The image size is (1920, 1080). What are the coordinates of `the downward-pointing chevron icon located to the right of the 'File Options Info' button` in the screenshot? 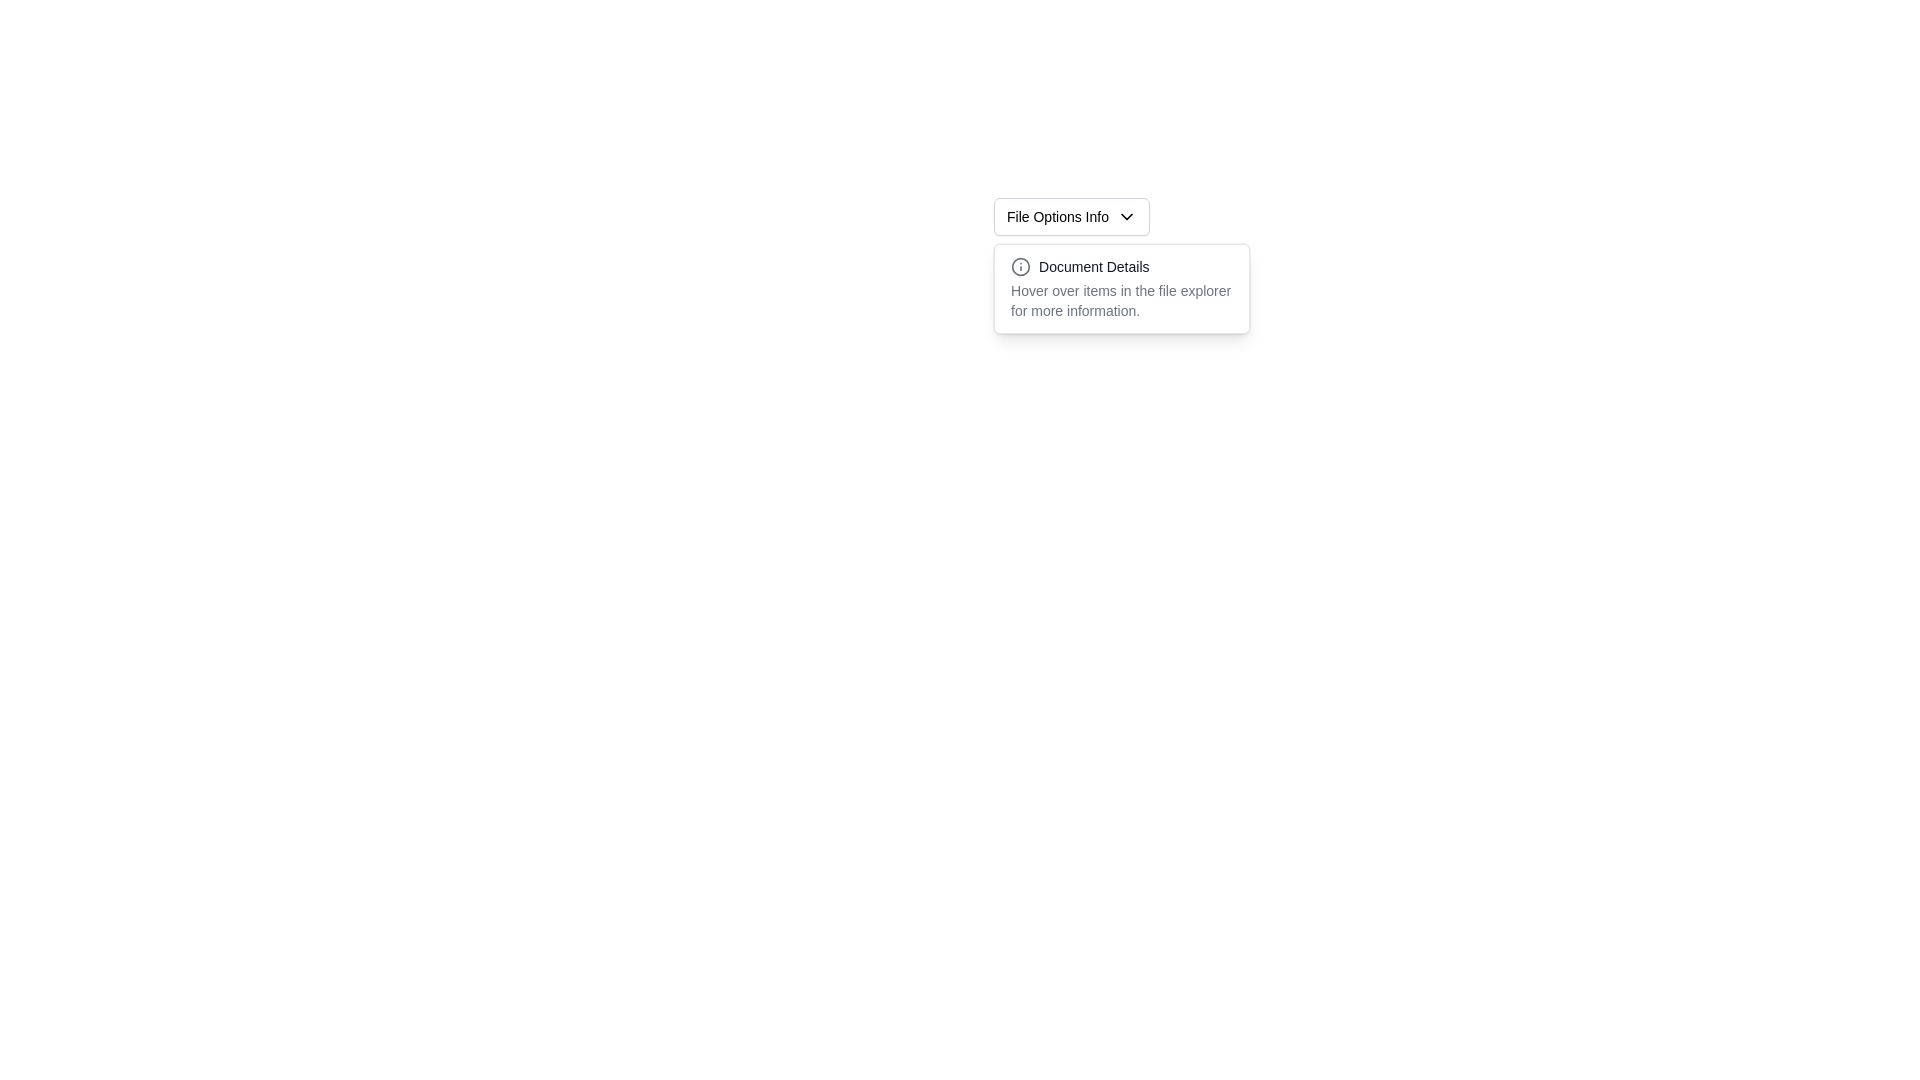 It's located at (1127, 216).